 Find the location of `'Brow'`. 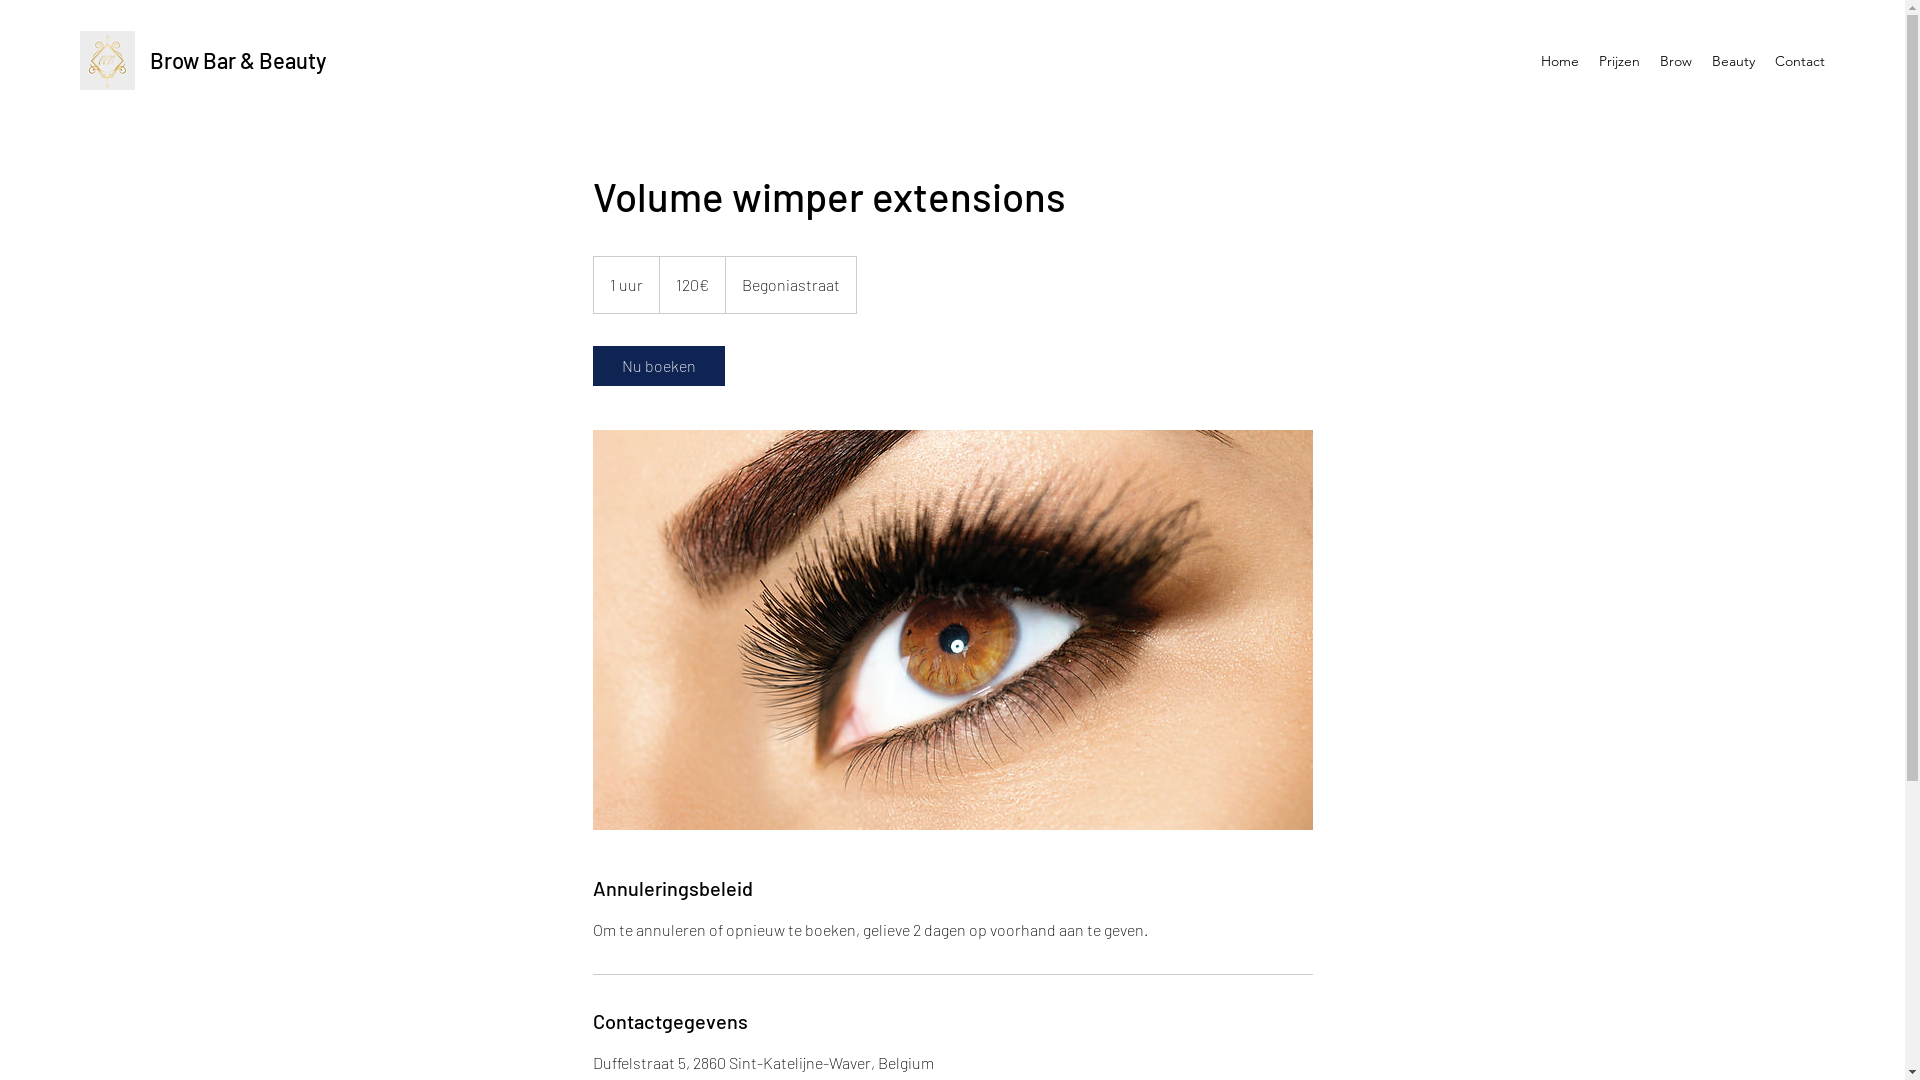

'Brow' is located at coordinates (1675, 60).